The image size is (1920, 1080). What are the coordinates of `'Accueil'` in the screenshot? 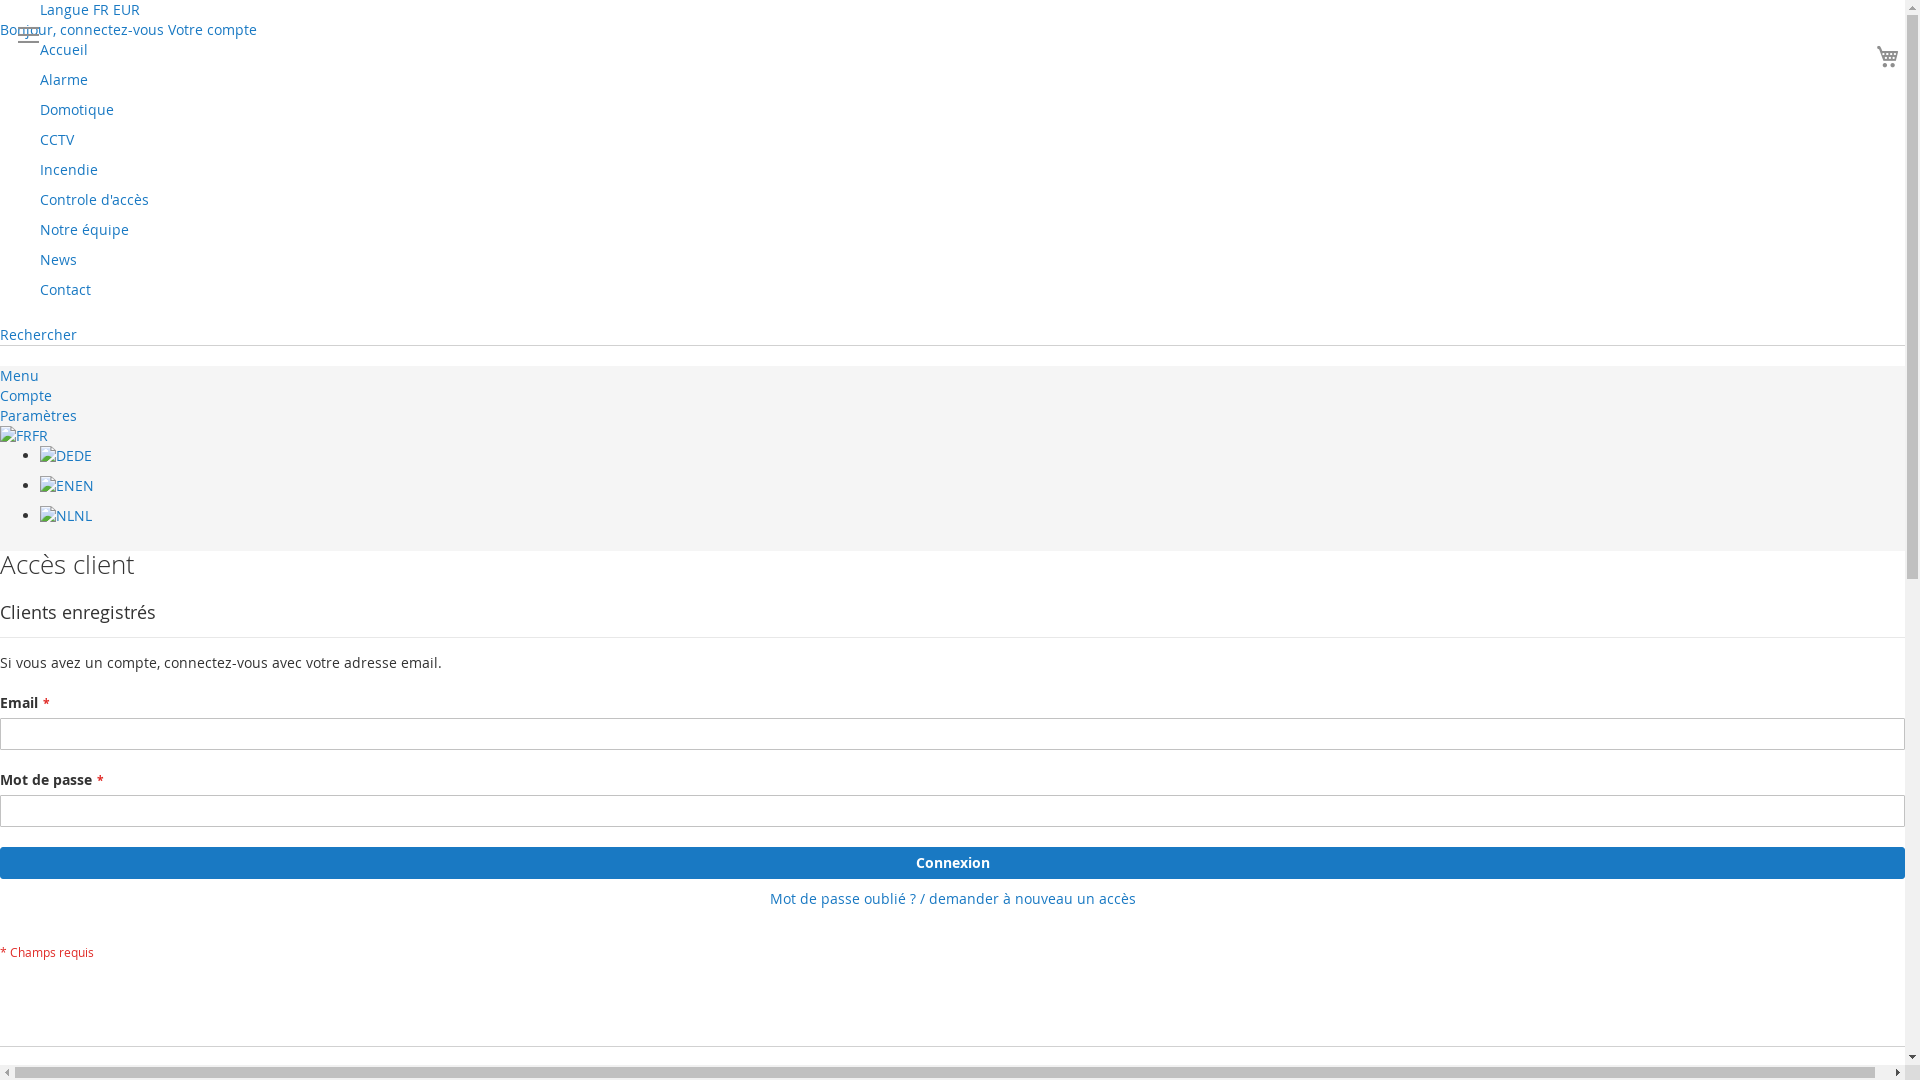 It's located at (39, 48).